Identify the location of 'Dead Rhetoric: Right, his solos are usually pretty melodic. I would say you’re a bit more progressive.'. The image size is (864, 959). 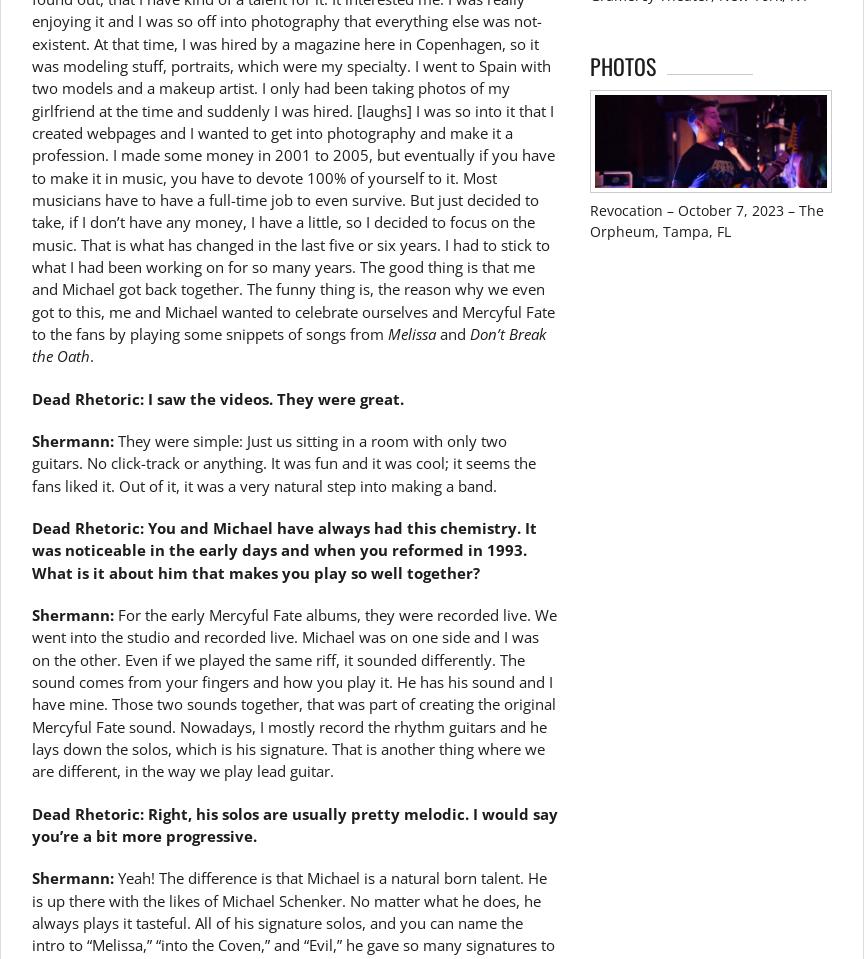
(294, 823).